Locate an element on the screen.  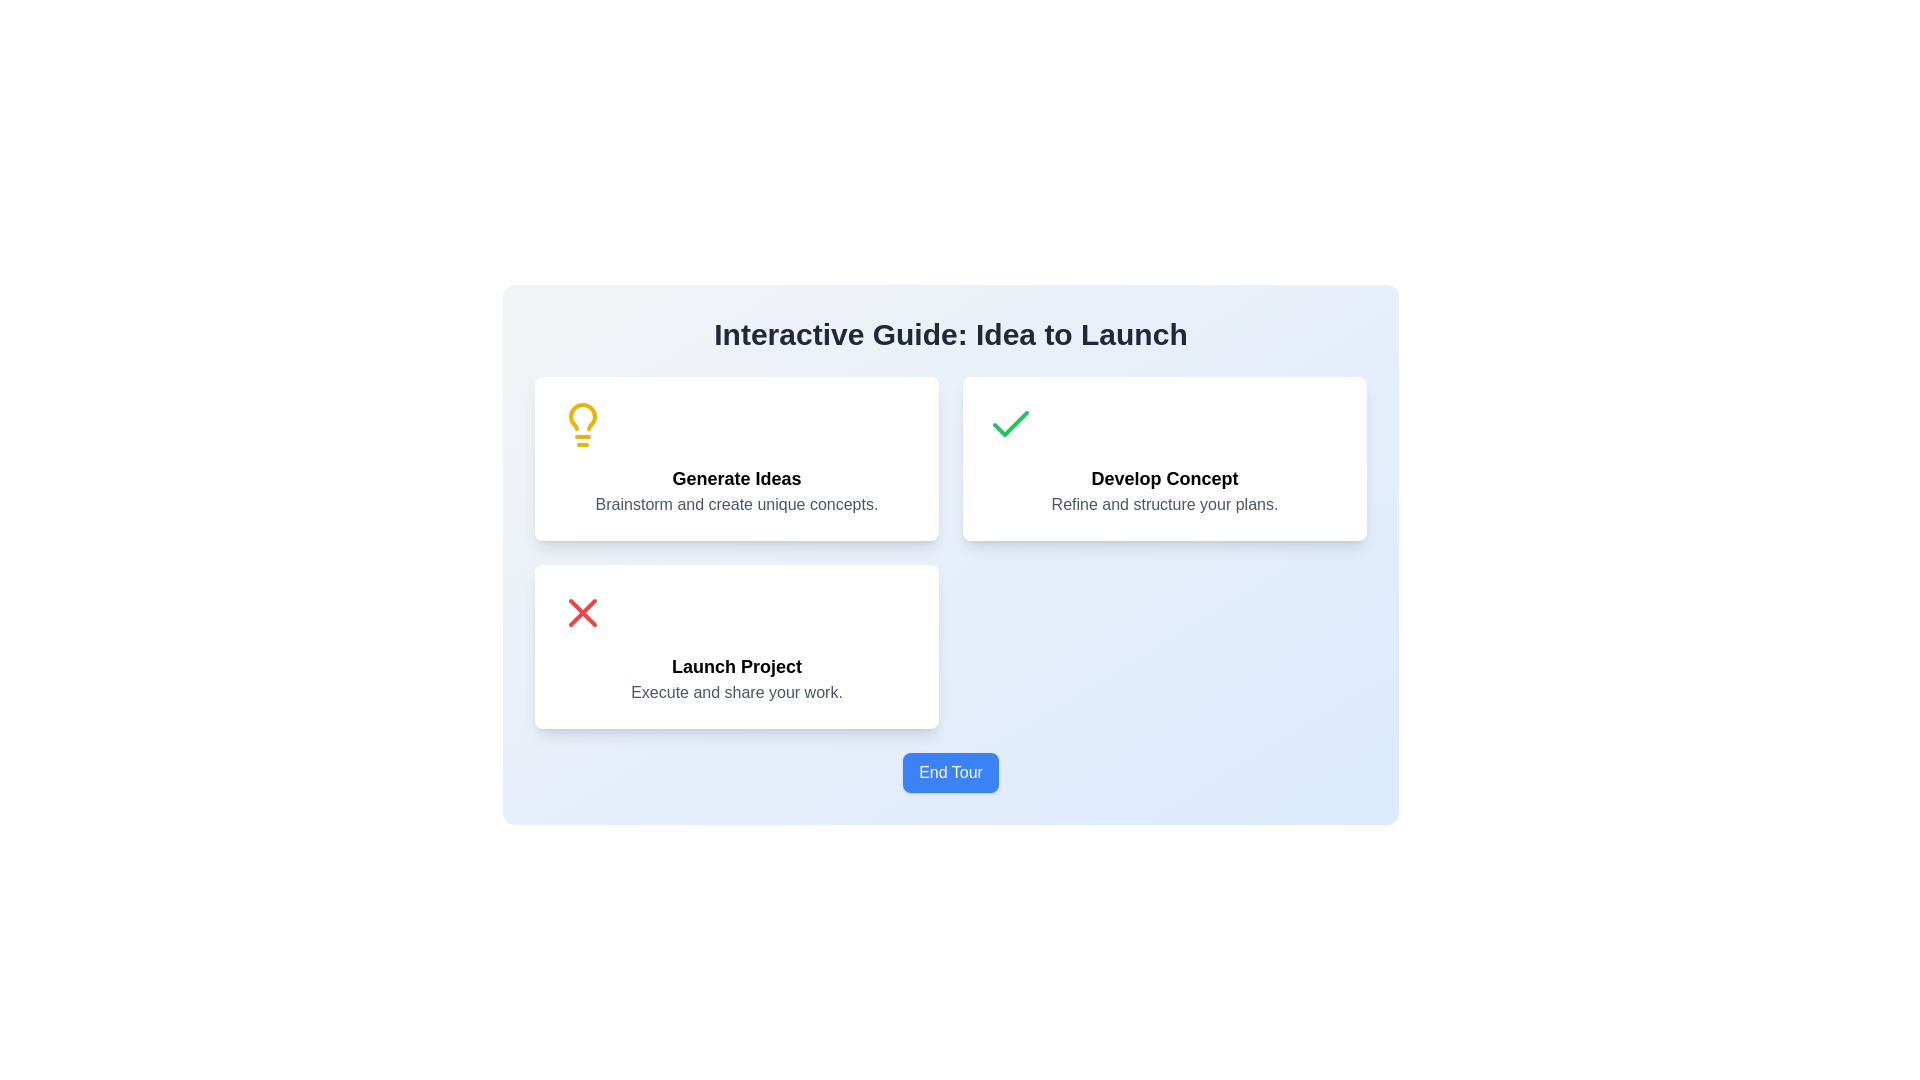
the completion icon located in the top-right section of the 'Develop Concept' card, which indicates a positive state is located at coordinates (1011, 423).